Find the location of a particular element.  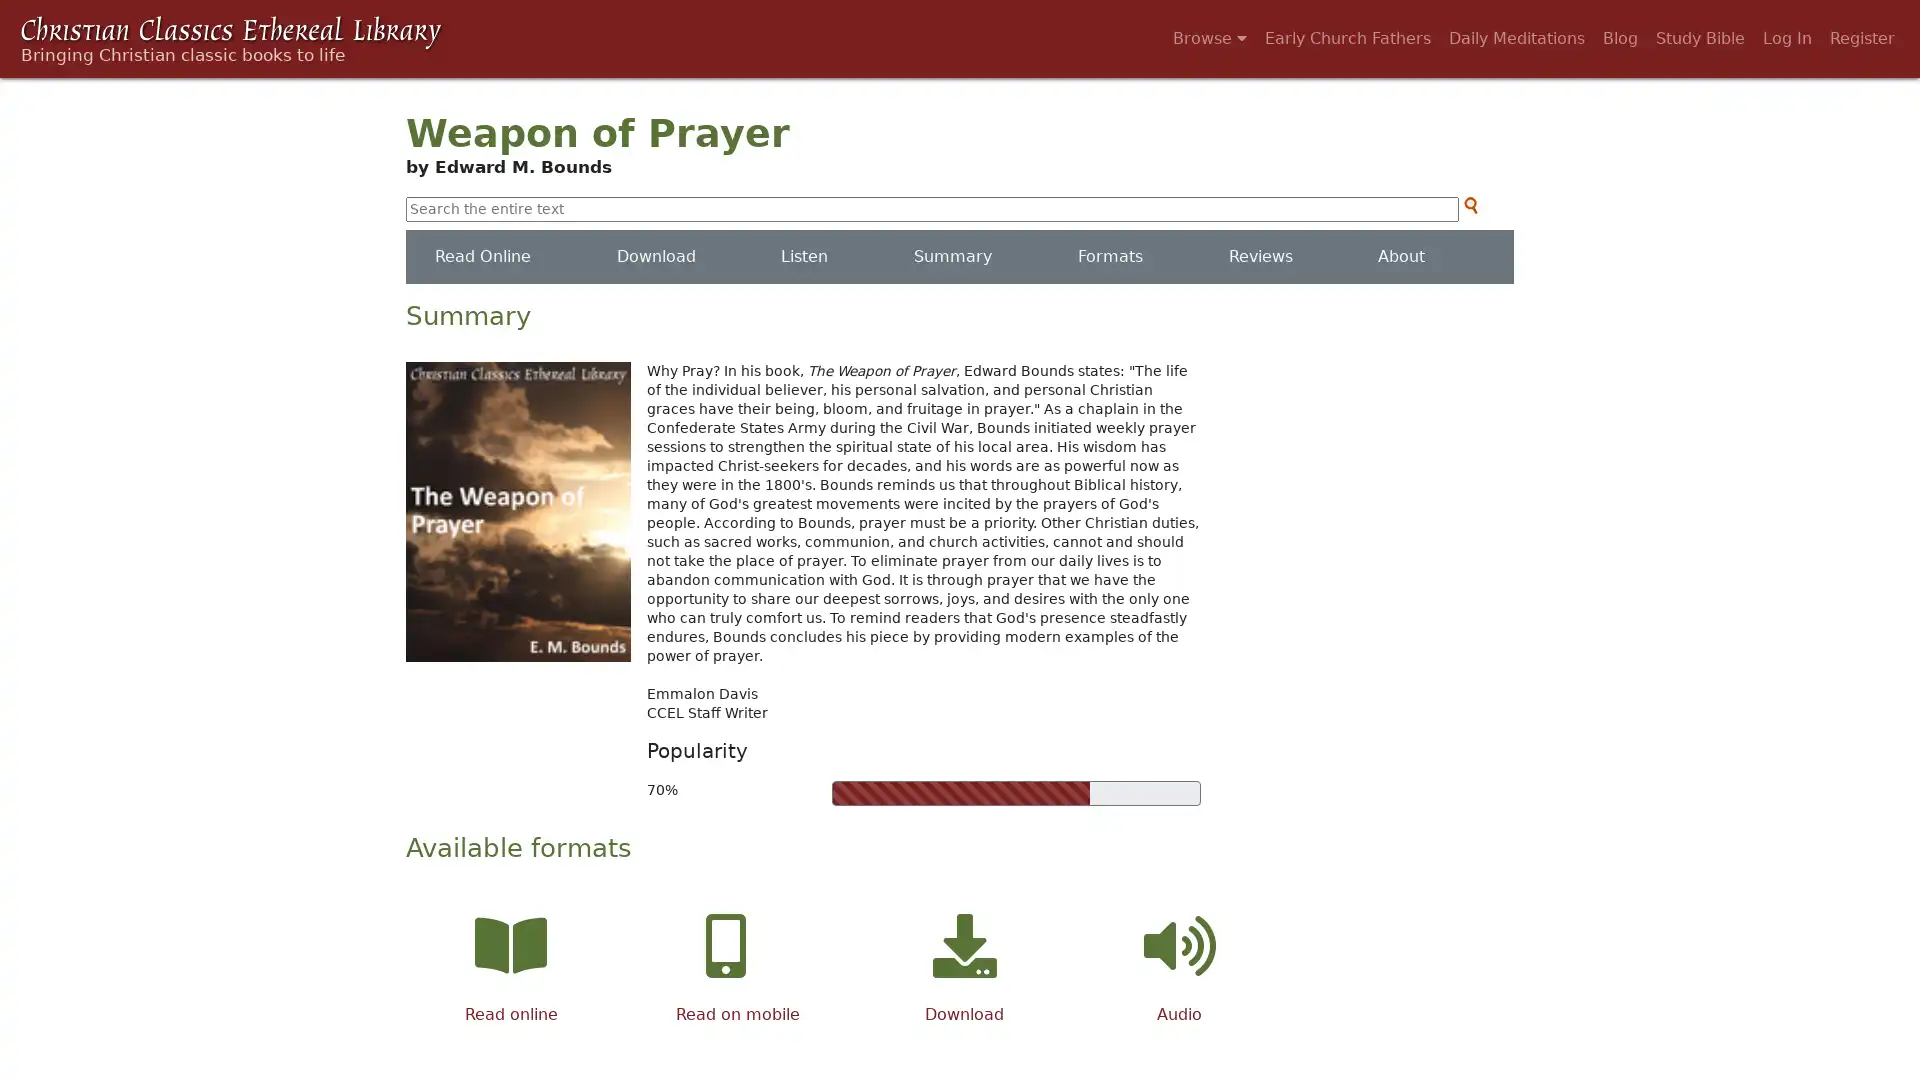

Register is located at coordinates (1861, 38).